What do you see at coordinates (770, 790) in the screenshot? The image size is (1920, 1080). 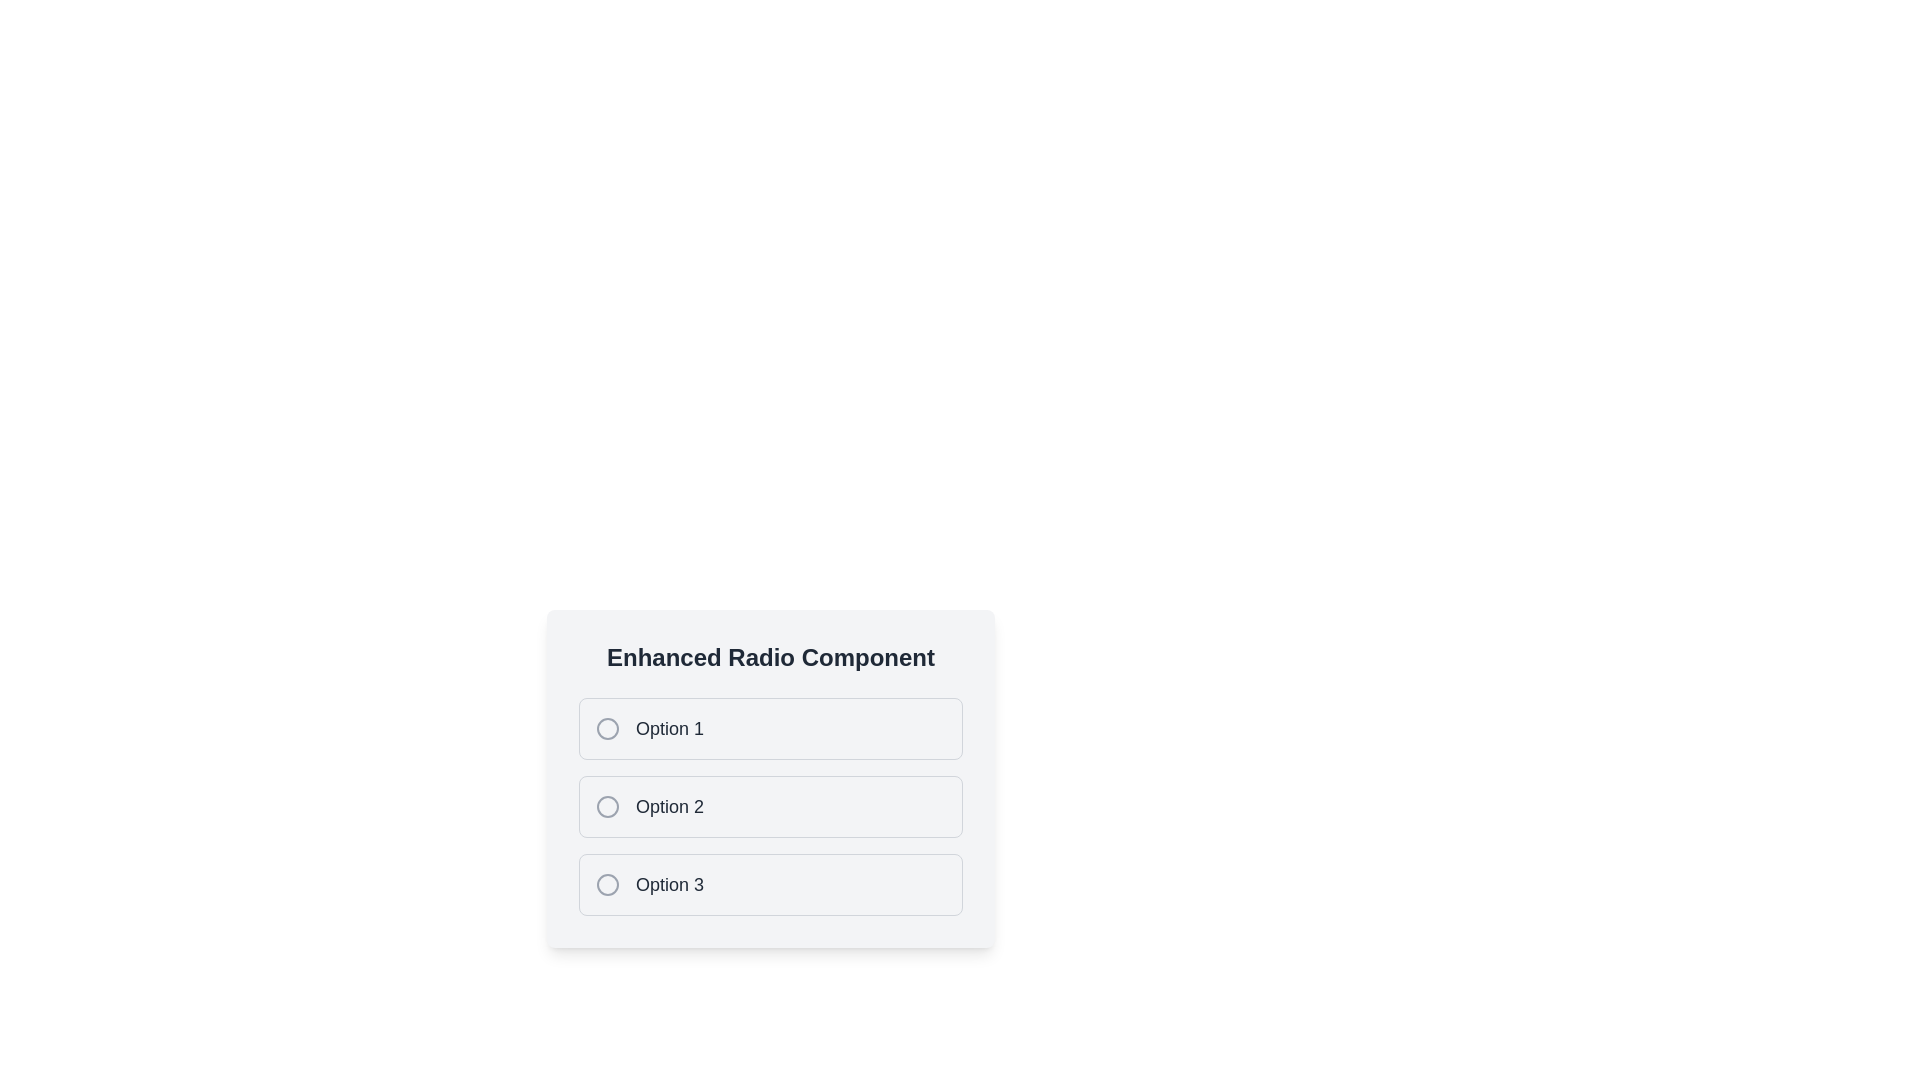 I see `the interactive radio option labeled 'Option 2', which features a circular radio button and is styled with a light gray border and rounded corners` at bounding box center [770, 790].